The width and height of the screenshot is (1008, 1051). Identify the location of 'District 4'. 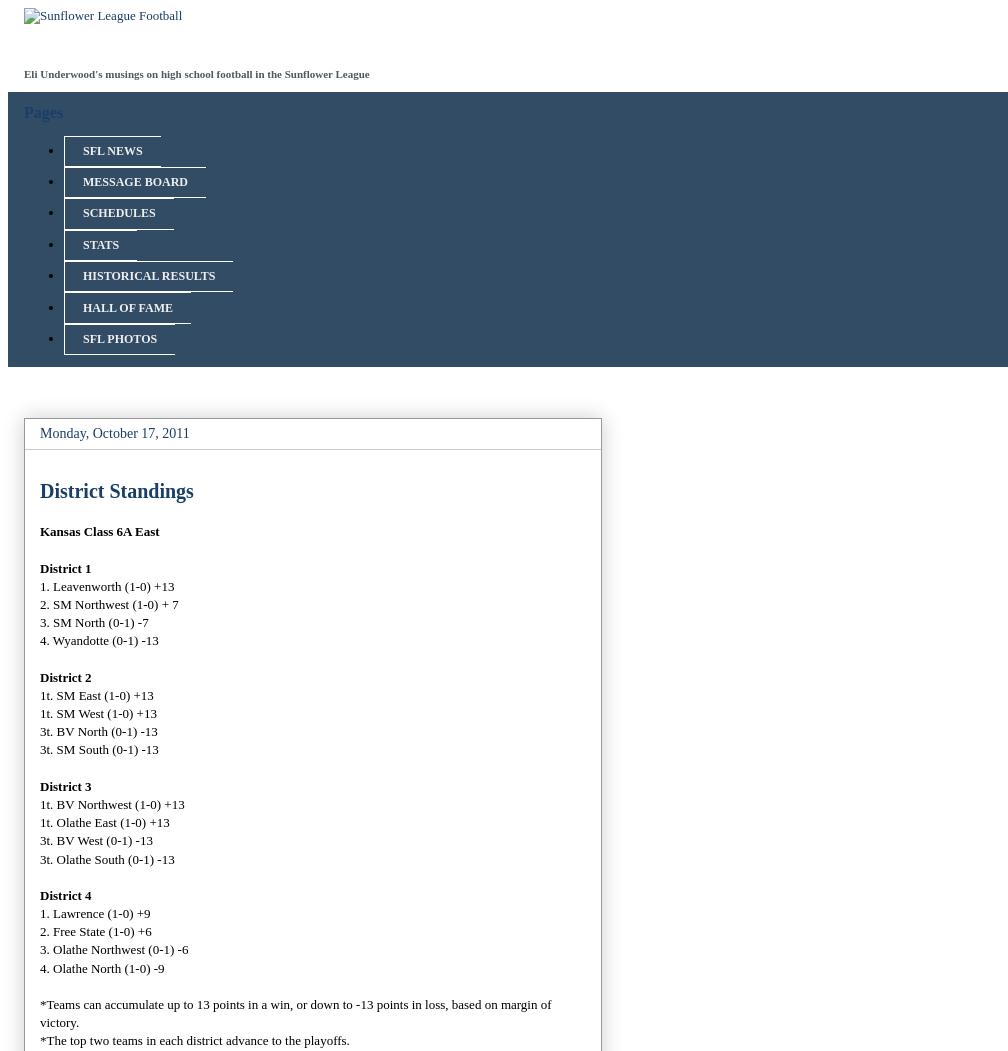
(65, 894).